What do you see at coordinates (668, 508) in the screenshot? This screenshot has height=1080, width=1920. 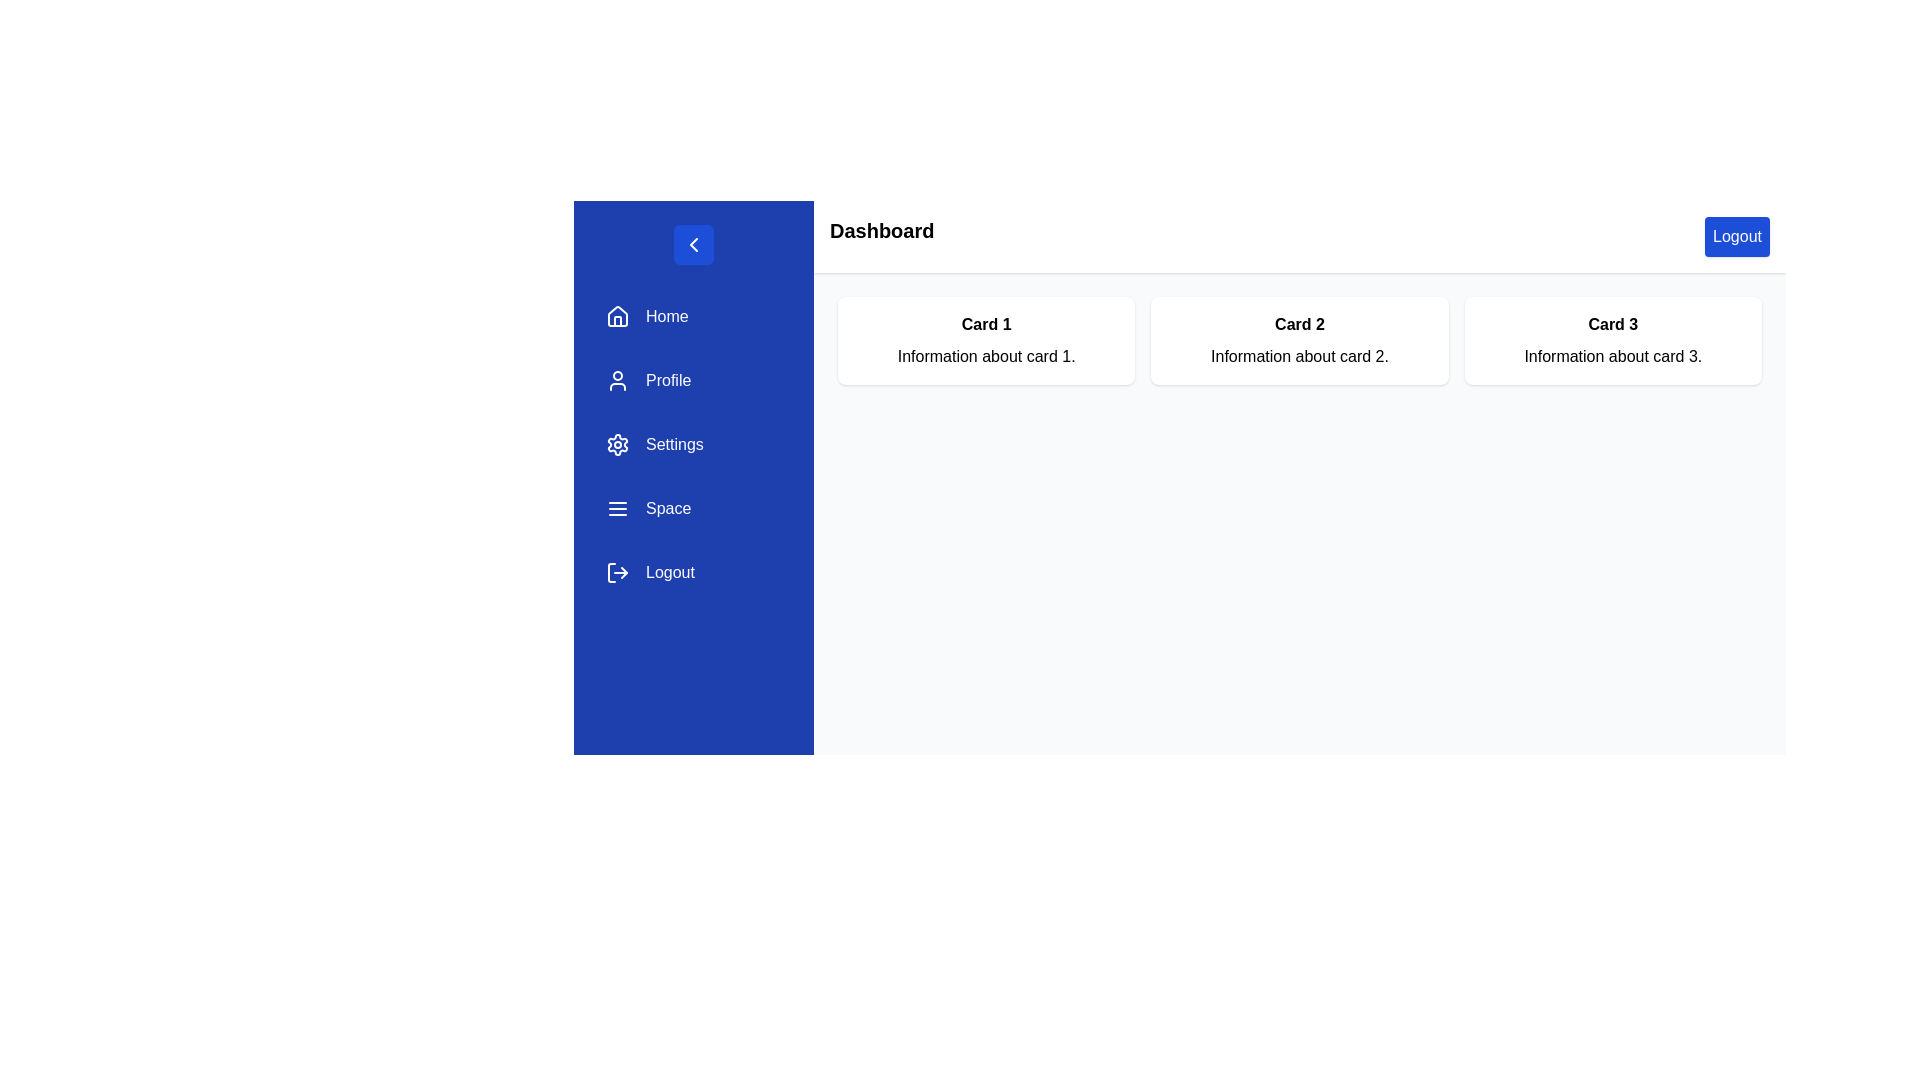 I see `the 'Space' text label, which is the fourth item in the left-hand sidebar menu` at bounding box center [668, 508].